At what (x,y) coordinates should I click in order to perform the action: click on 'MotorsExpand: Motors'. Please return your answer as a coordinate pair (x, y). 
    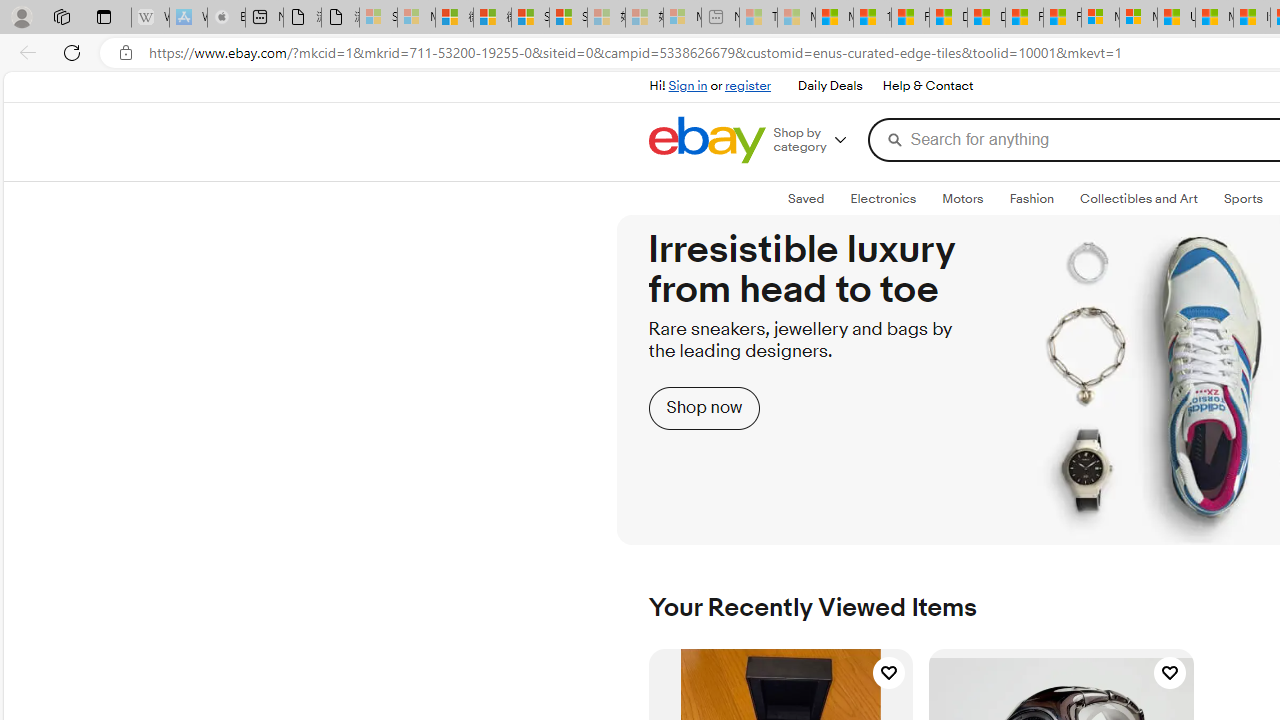
    Looking at the image, I should click on (963, 199).